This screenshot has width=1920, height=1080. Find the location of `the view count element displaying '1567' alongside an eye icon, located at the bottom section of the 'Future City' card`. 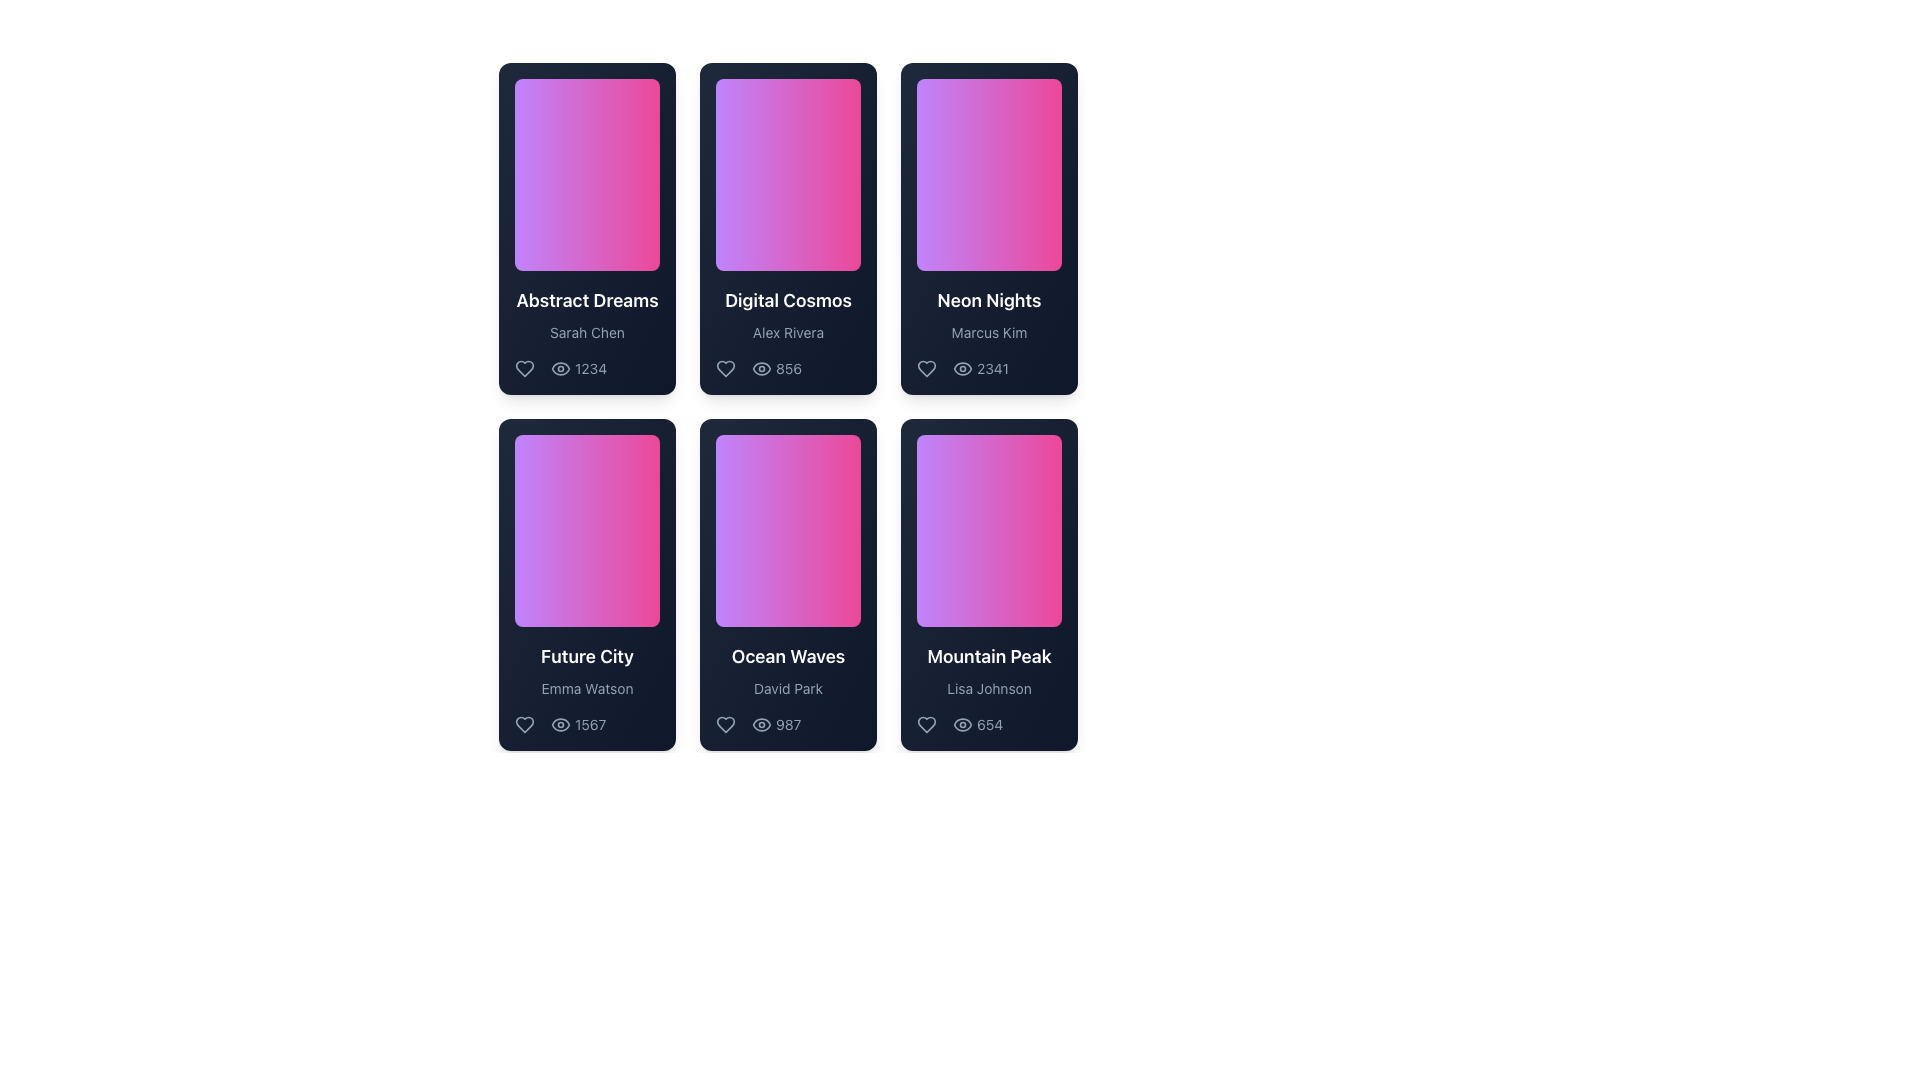

the view count element displaying '1567' alongside an eye icon, located at the bottom section of the 'Future City' card is located at coordinates (577, 725).